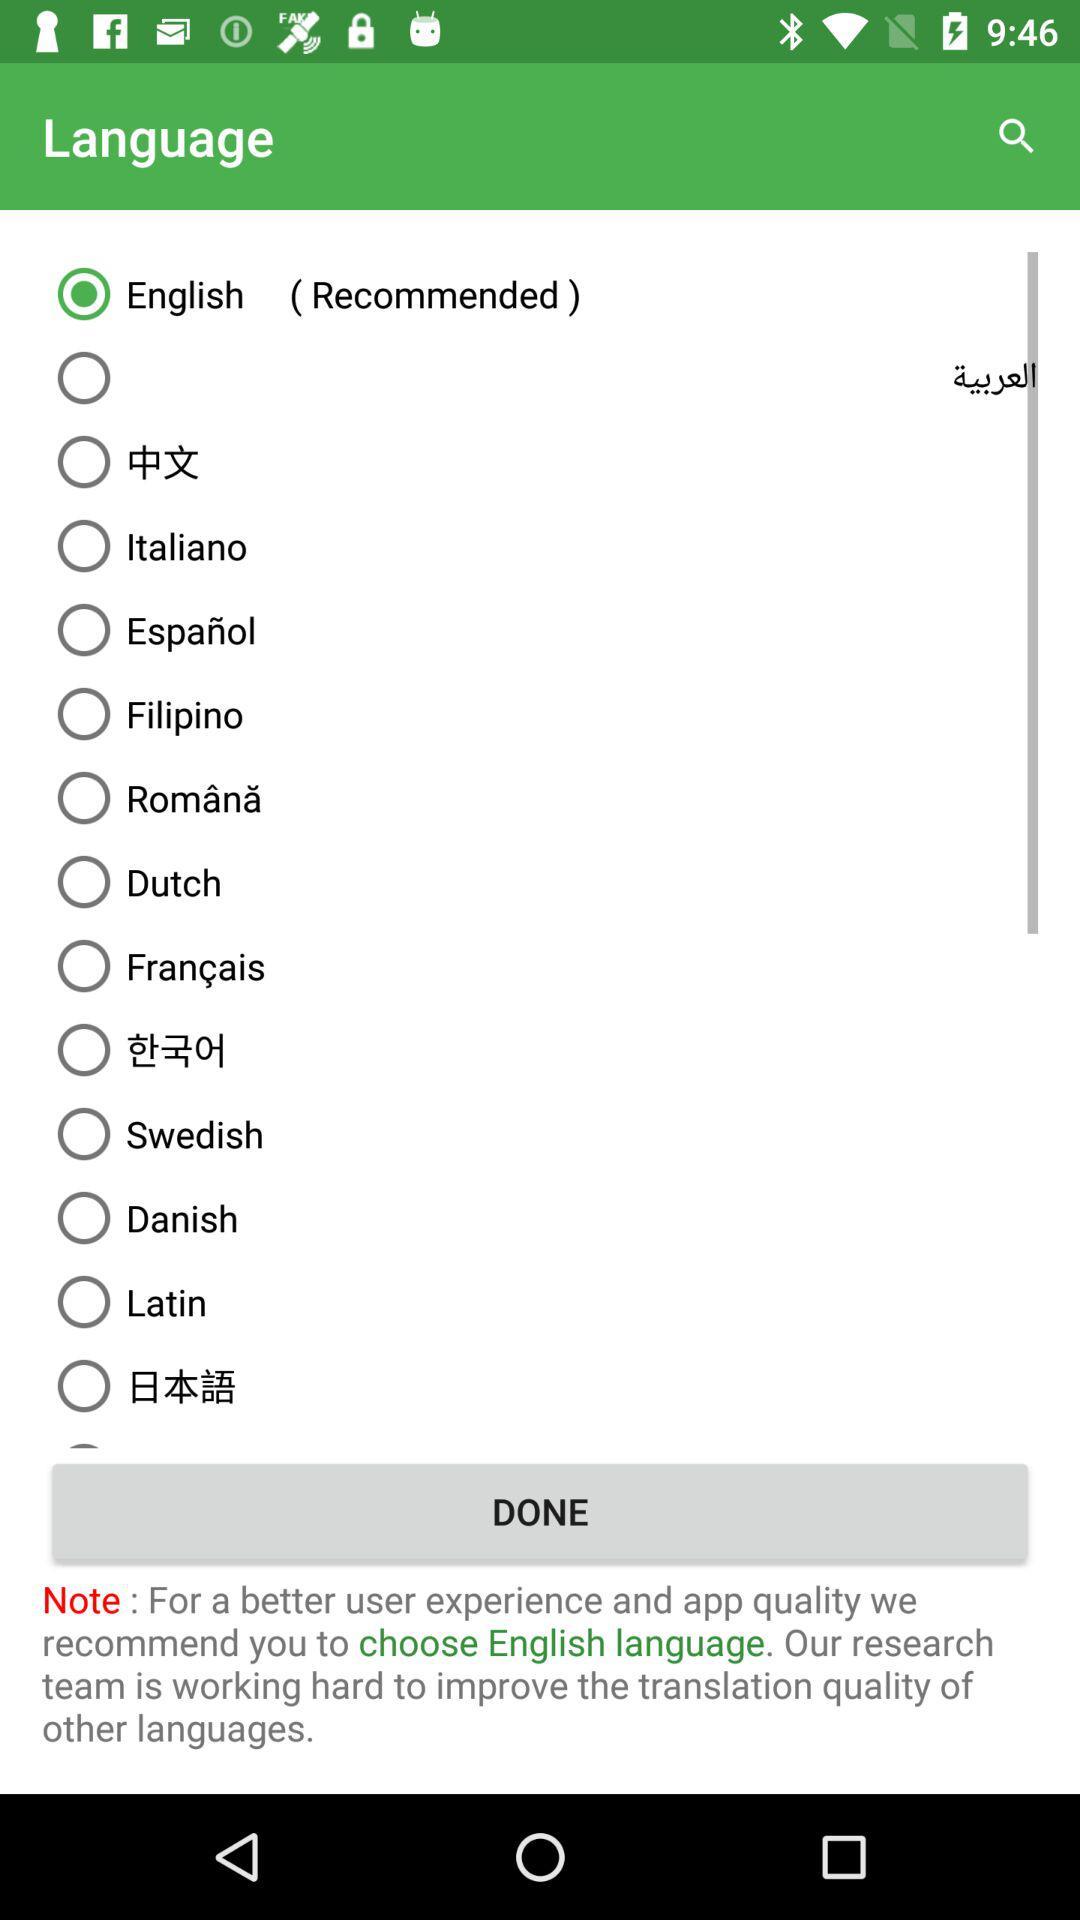  I want to click on the option below the english, so click(540, 378).